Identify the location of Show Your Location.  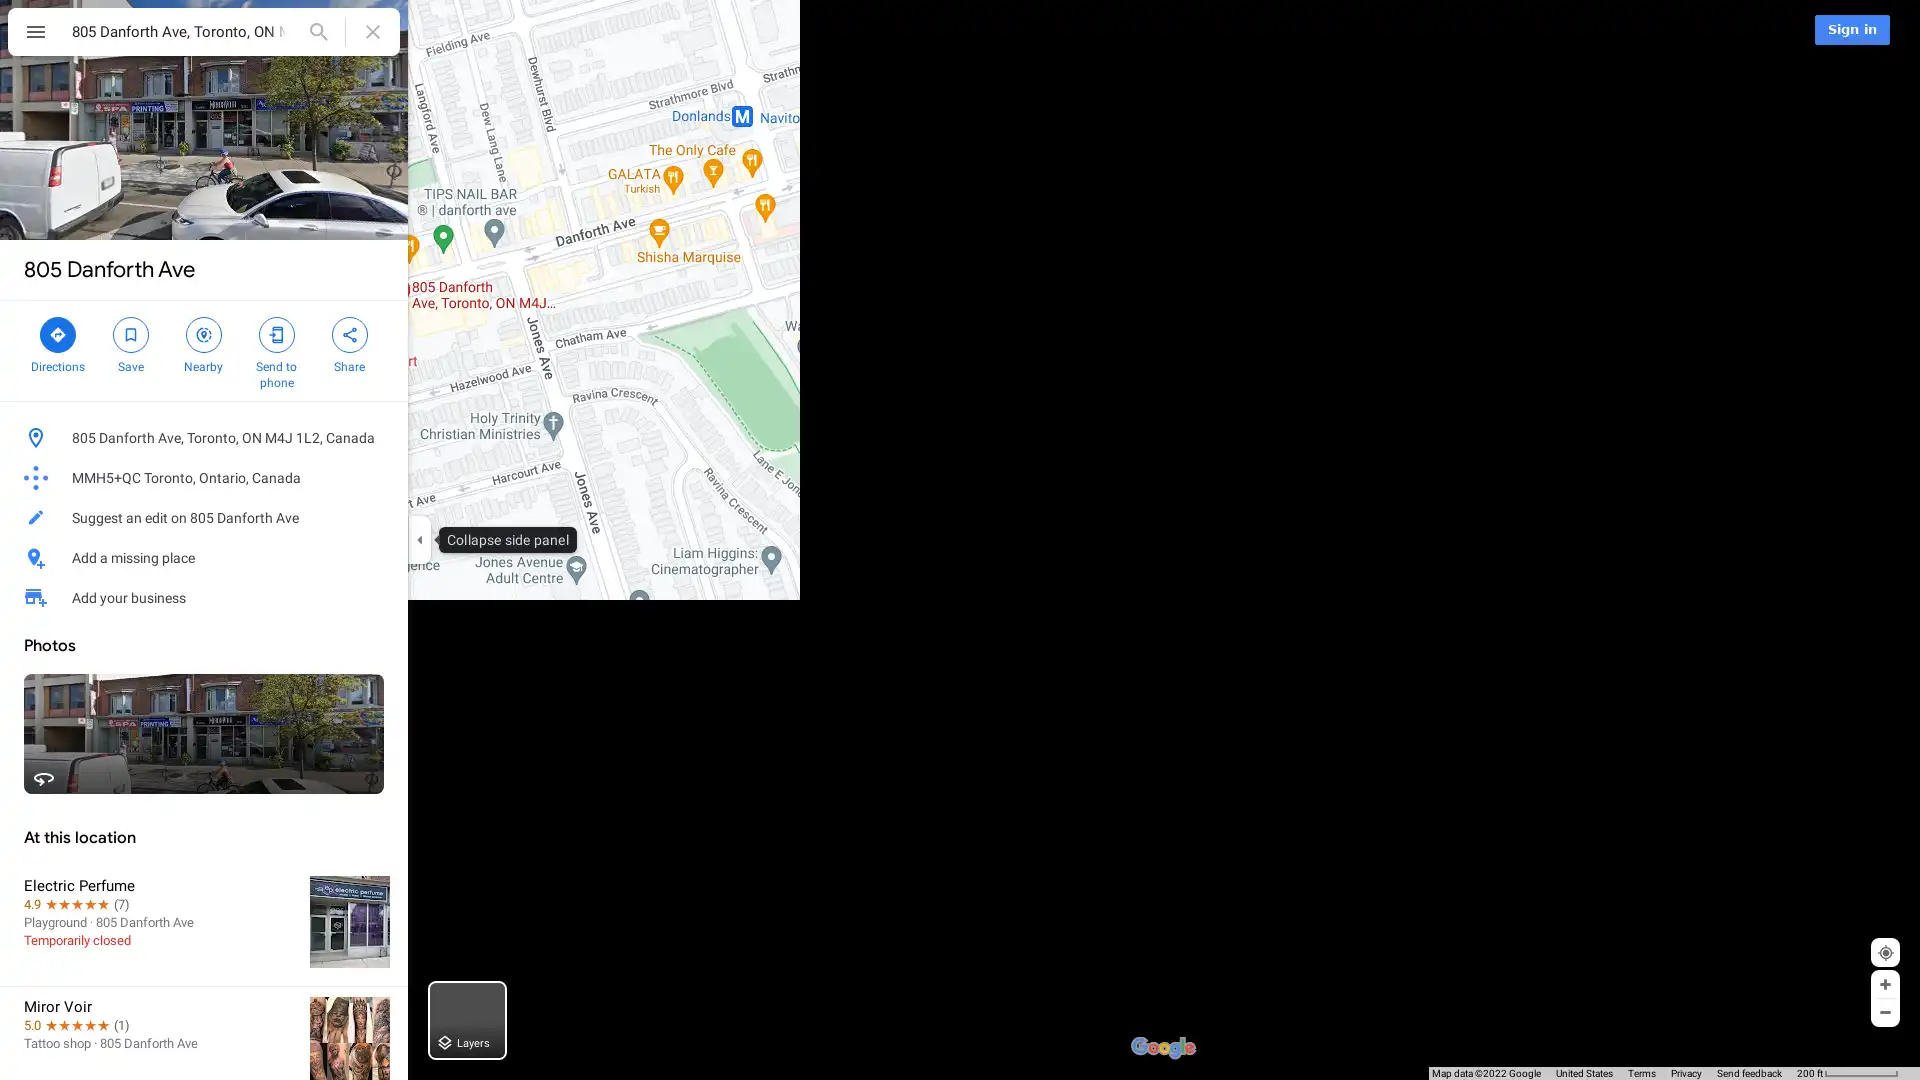
(1884, 951).